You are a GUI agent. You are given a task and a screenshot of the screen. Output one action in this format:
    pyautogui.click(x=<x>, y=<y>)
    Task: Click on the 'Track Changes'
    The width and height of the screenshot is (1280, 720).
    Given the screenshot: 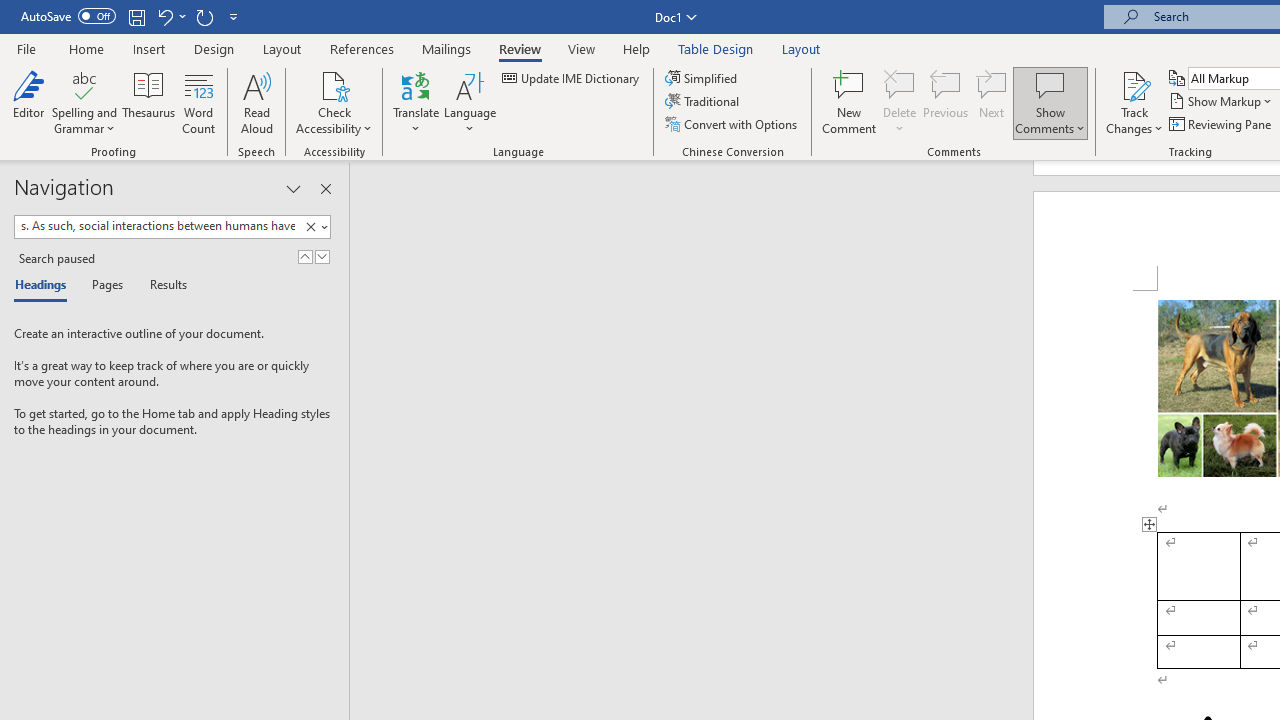 What is the action you would take?
    pyautogui.click(x=1134, y=103)
    